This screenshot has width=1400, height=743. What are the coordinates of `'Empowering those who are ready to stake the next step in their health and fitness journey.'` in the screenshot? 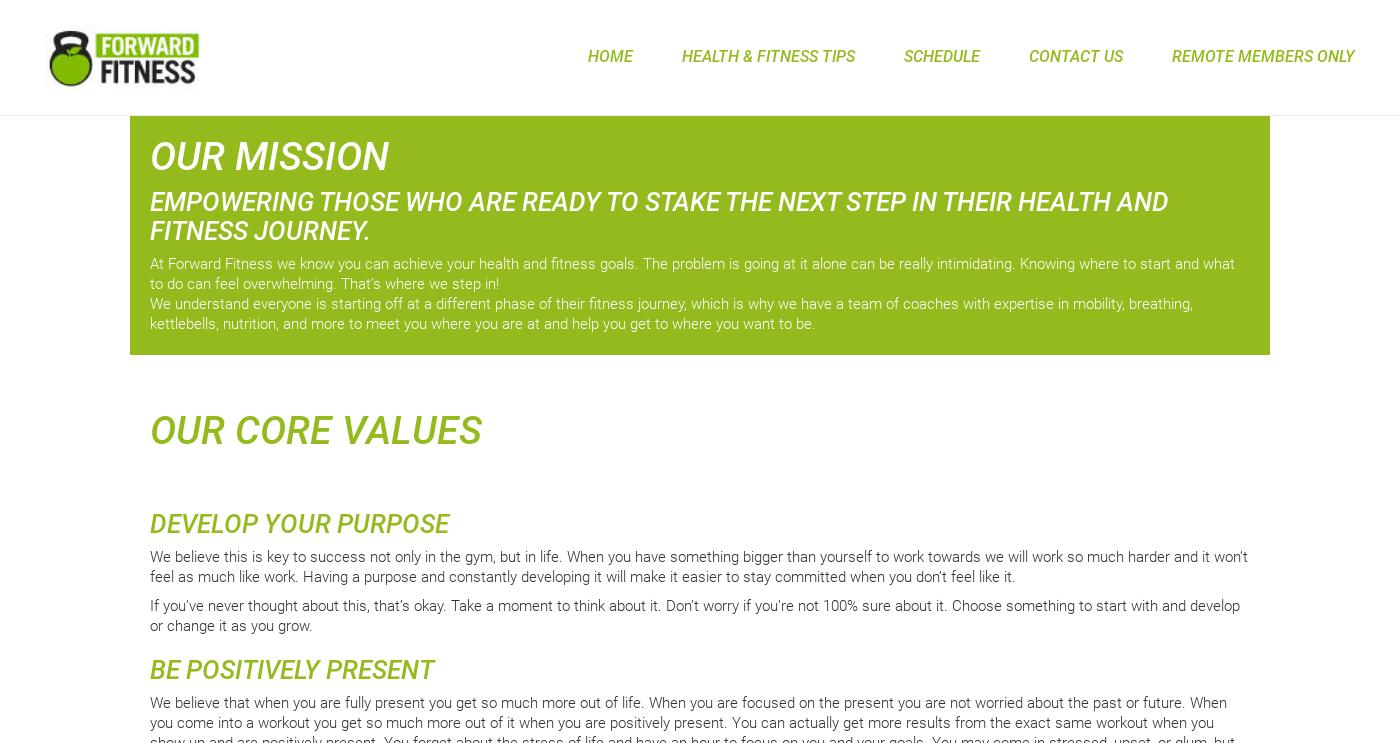 It's located at (149, 214).